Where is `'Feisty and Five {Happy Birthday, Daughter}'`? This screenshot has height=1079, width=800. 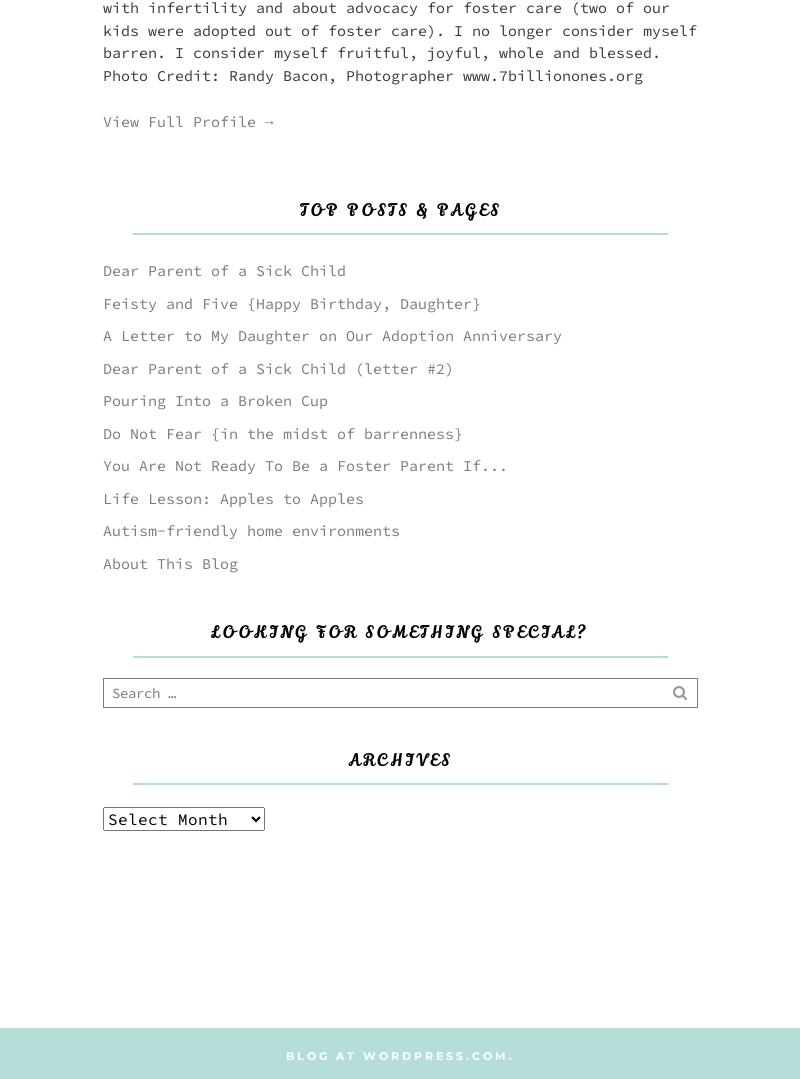 'Feisty and Five {Happy Birthday, Daughter}' is located at coordinates (291, 301).